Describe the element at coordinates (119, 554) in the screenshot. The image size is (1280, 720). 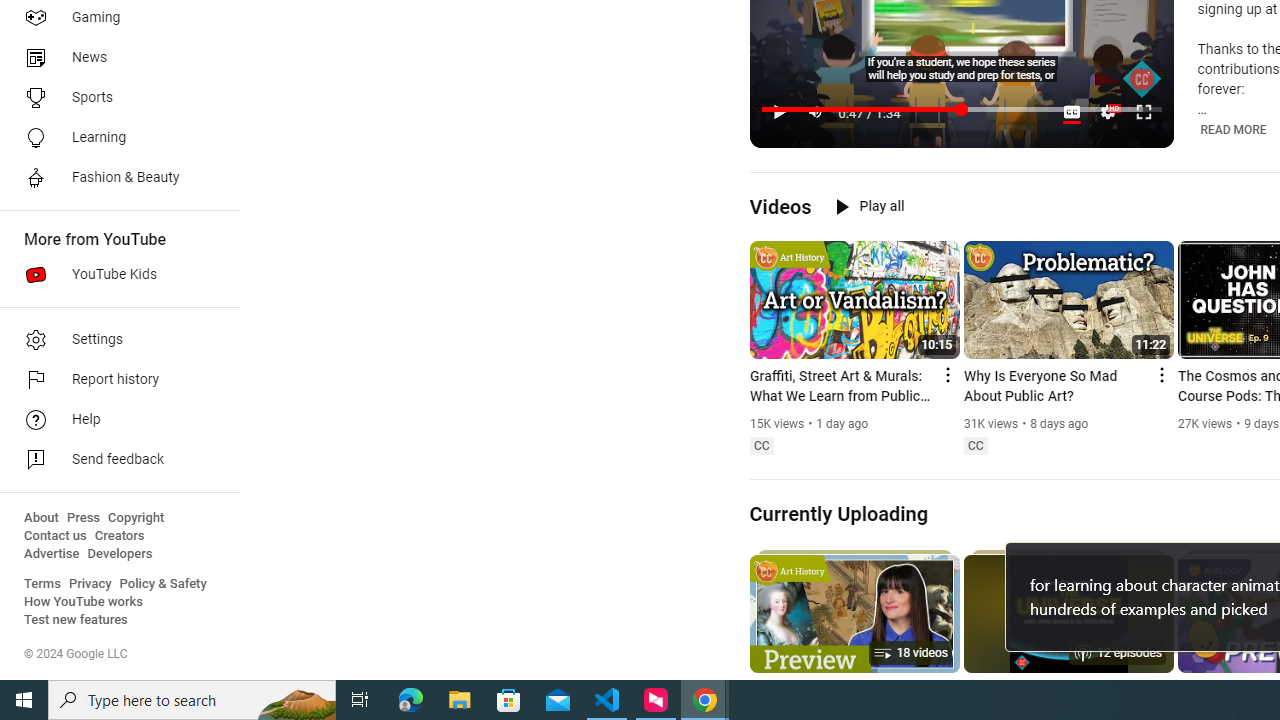
I see `'Developers'` at that location.